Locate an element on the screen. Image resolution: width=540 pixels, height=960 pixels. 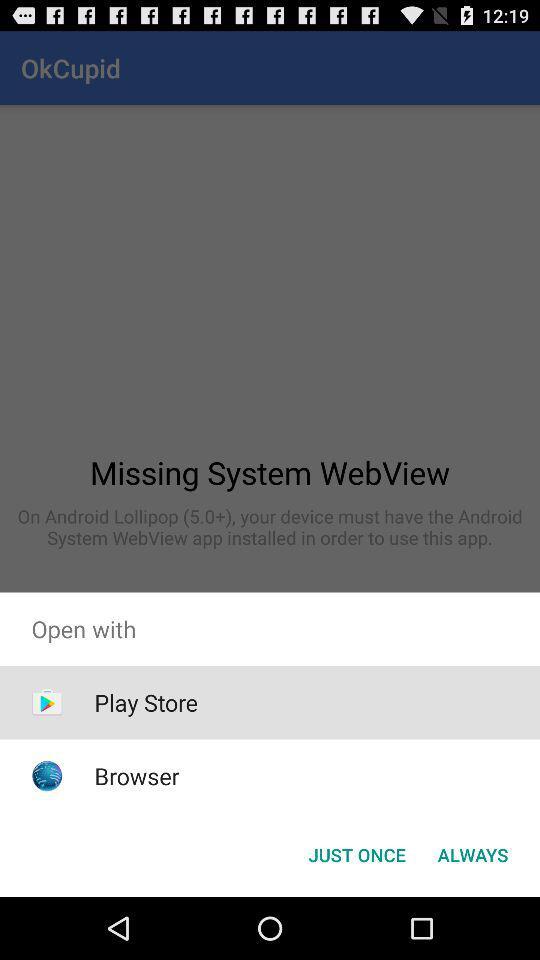
browser is located at coordinates (136, 775).